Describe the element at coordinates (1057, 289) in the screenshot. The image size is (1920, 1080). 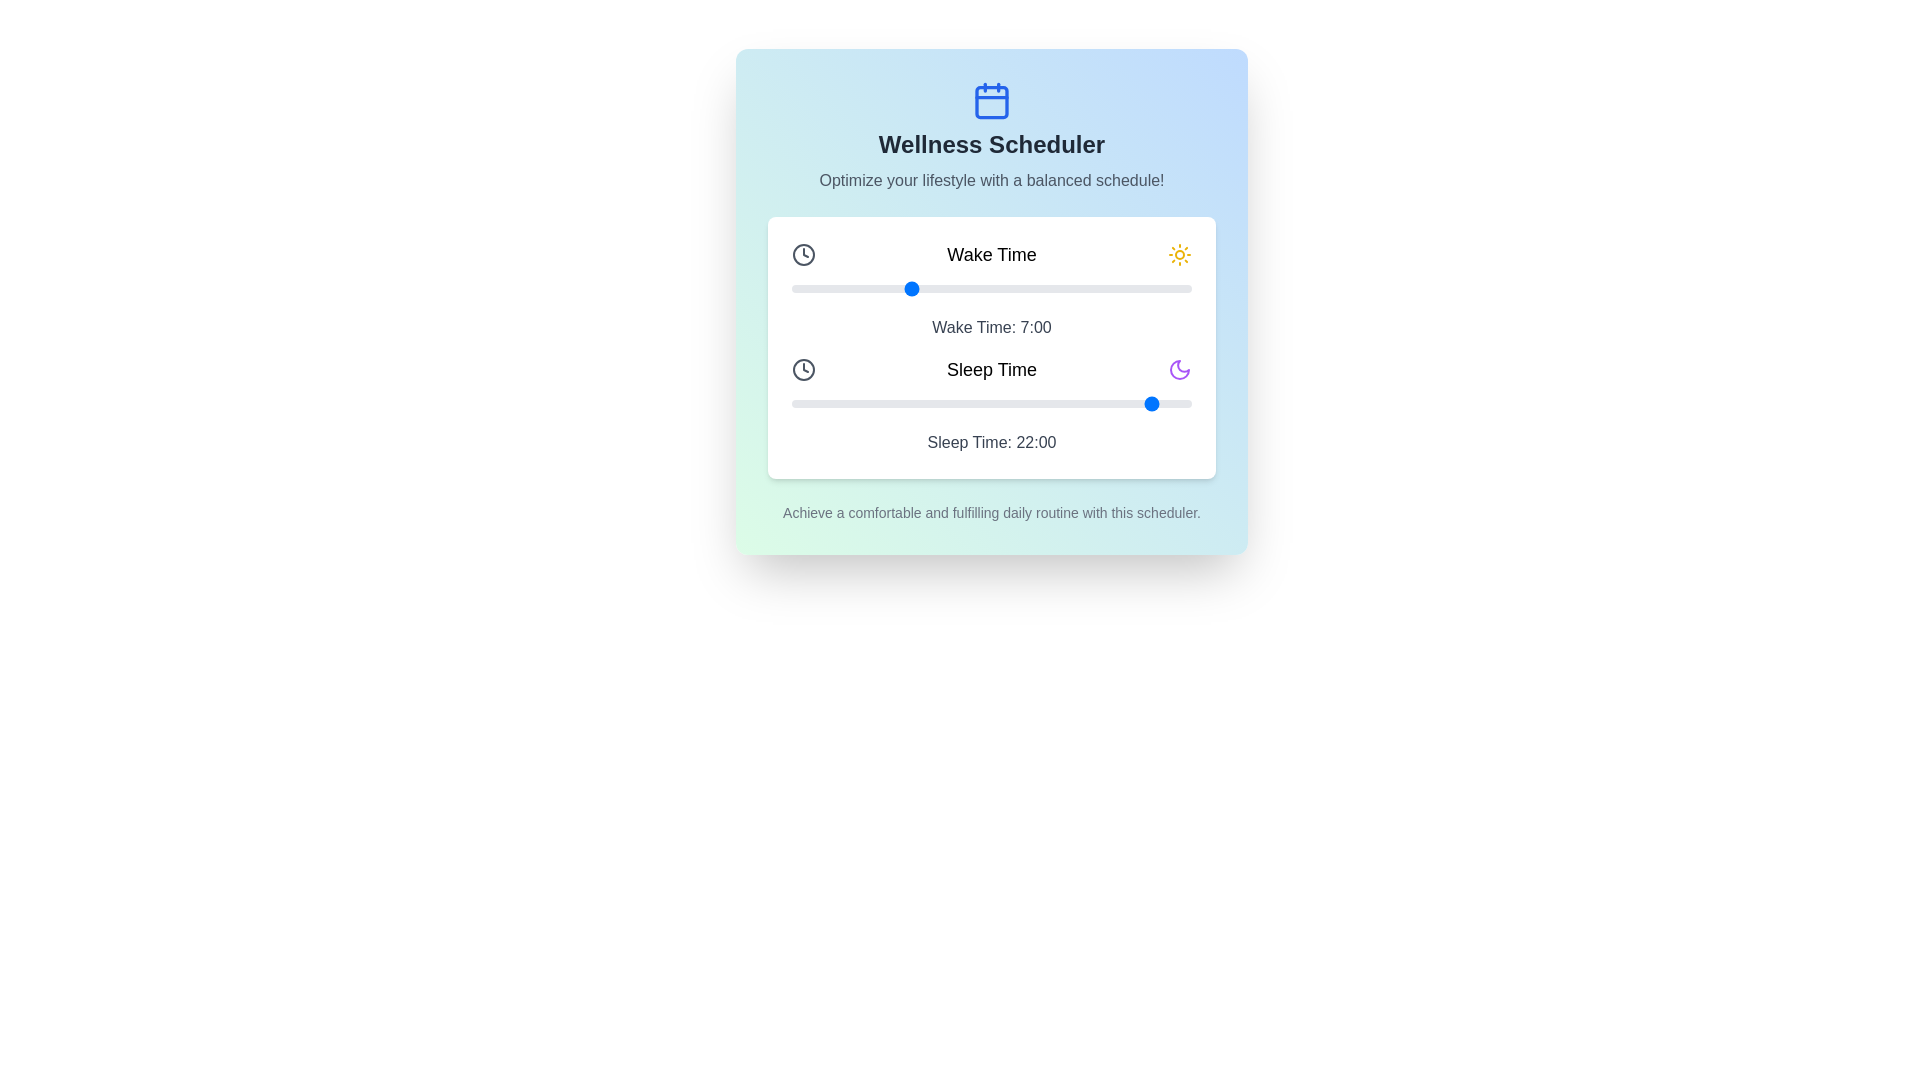
I see `the wake time` at that location.